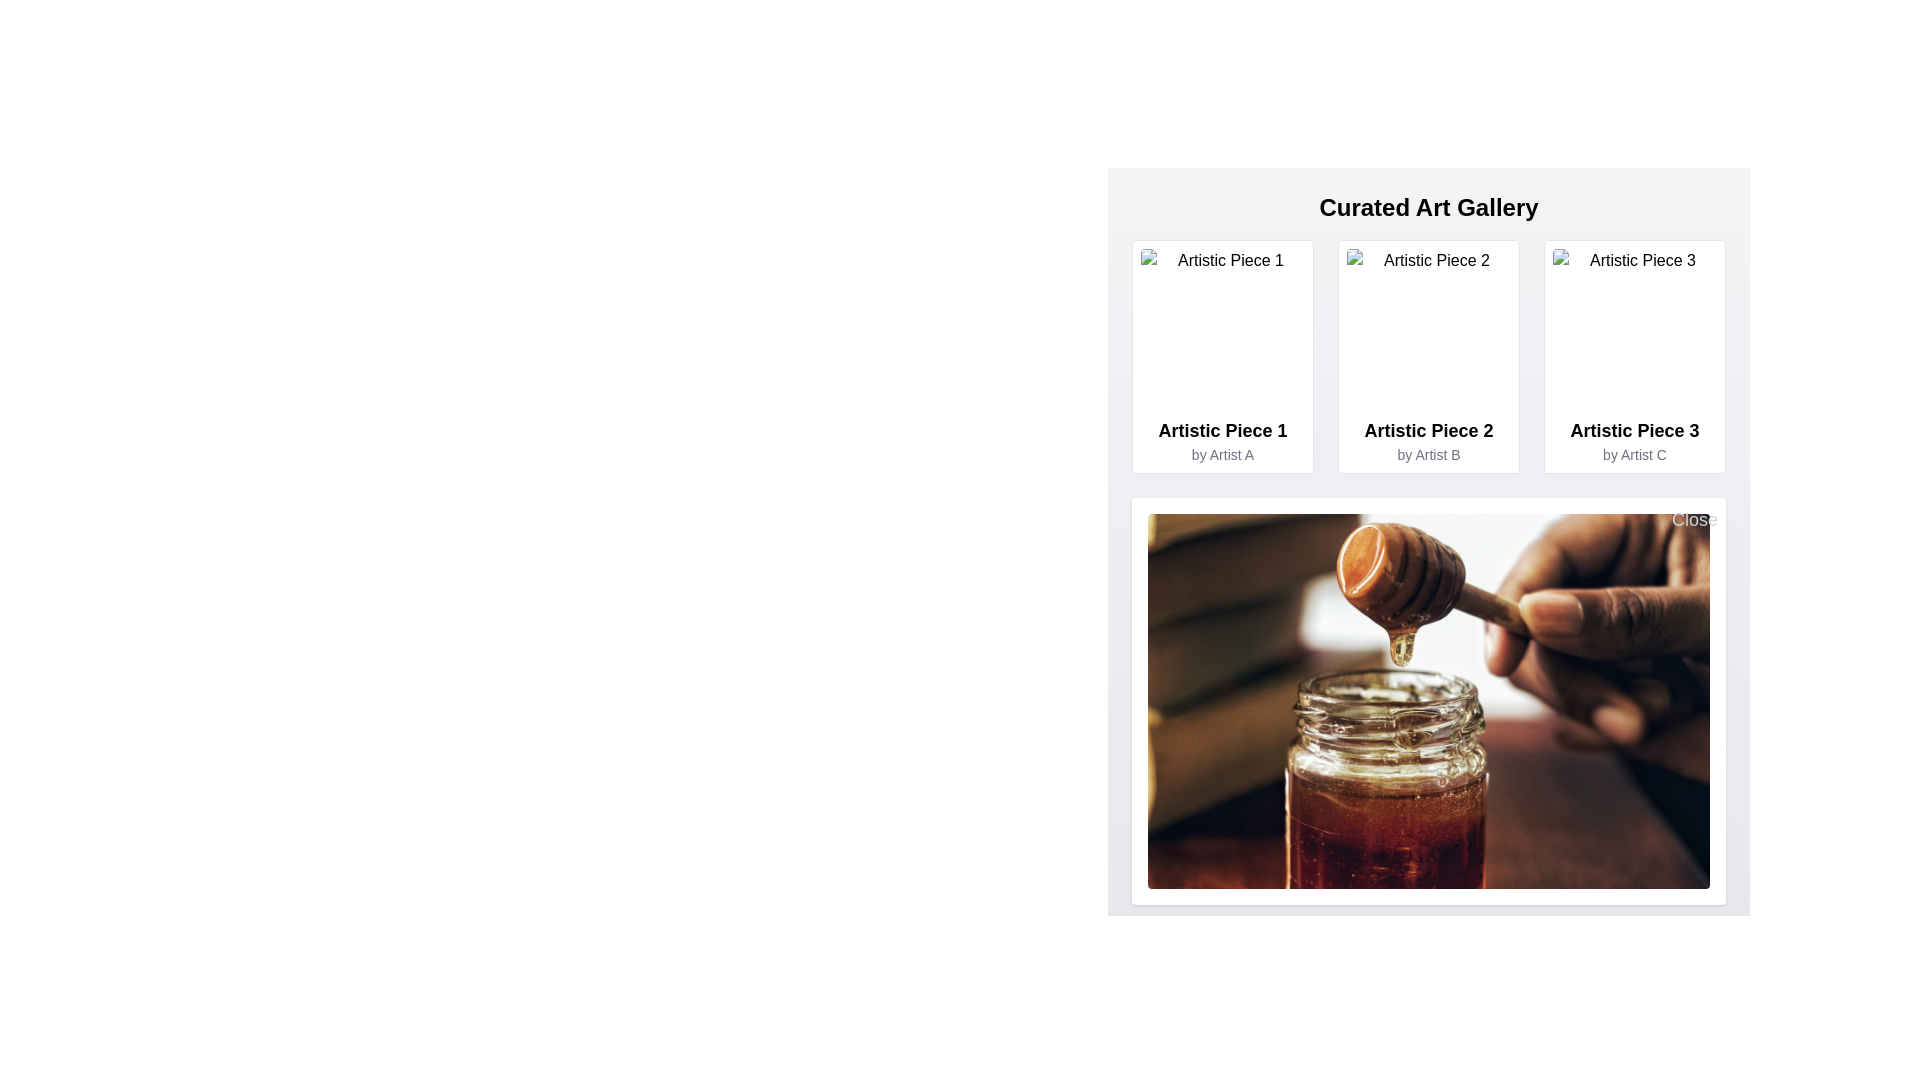 This screenshot has width=1920, height=1080. Describe the element at coordinates (1222, 439) in the screenshot. I see `text displayed in the Text Display element, which provides the title and author's name for the artwork located in the first card of the grid layout` at that location.